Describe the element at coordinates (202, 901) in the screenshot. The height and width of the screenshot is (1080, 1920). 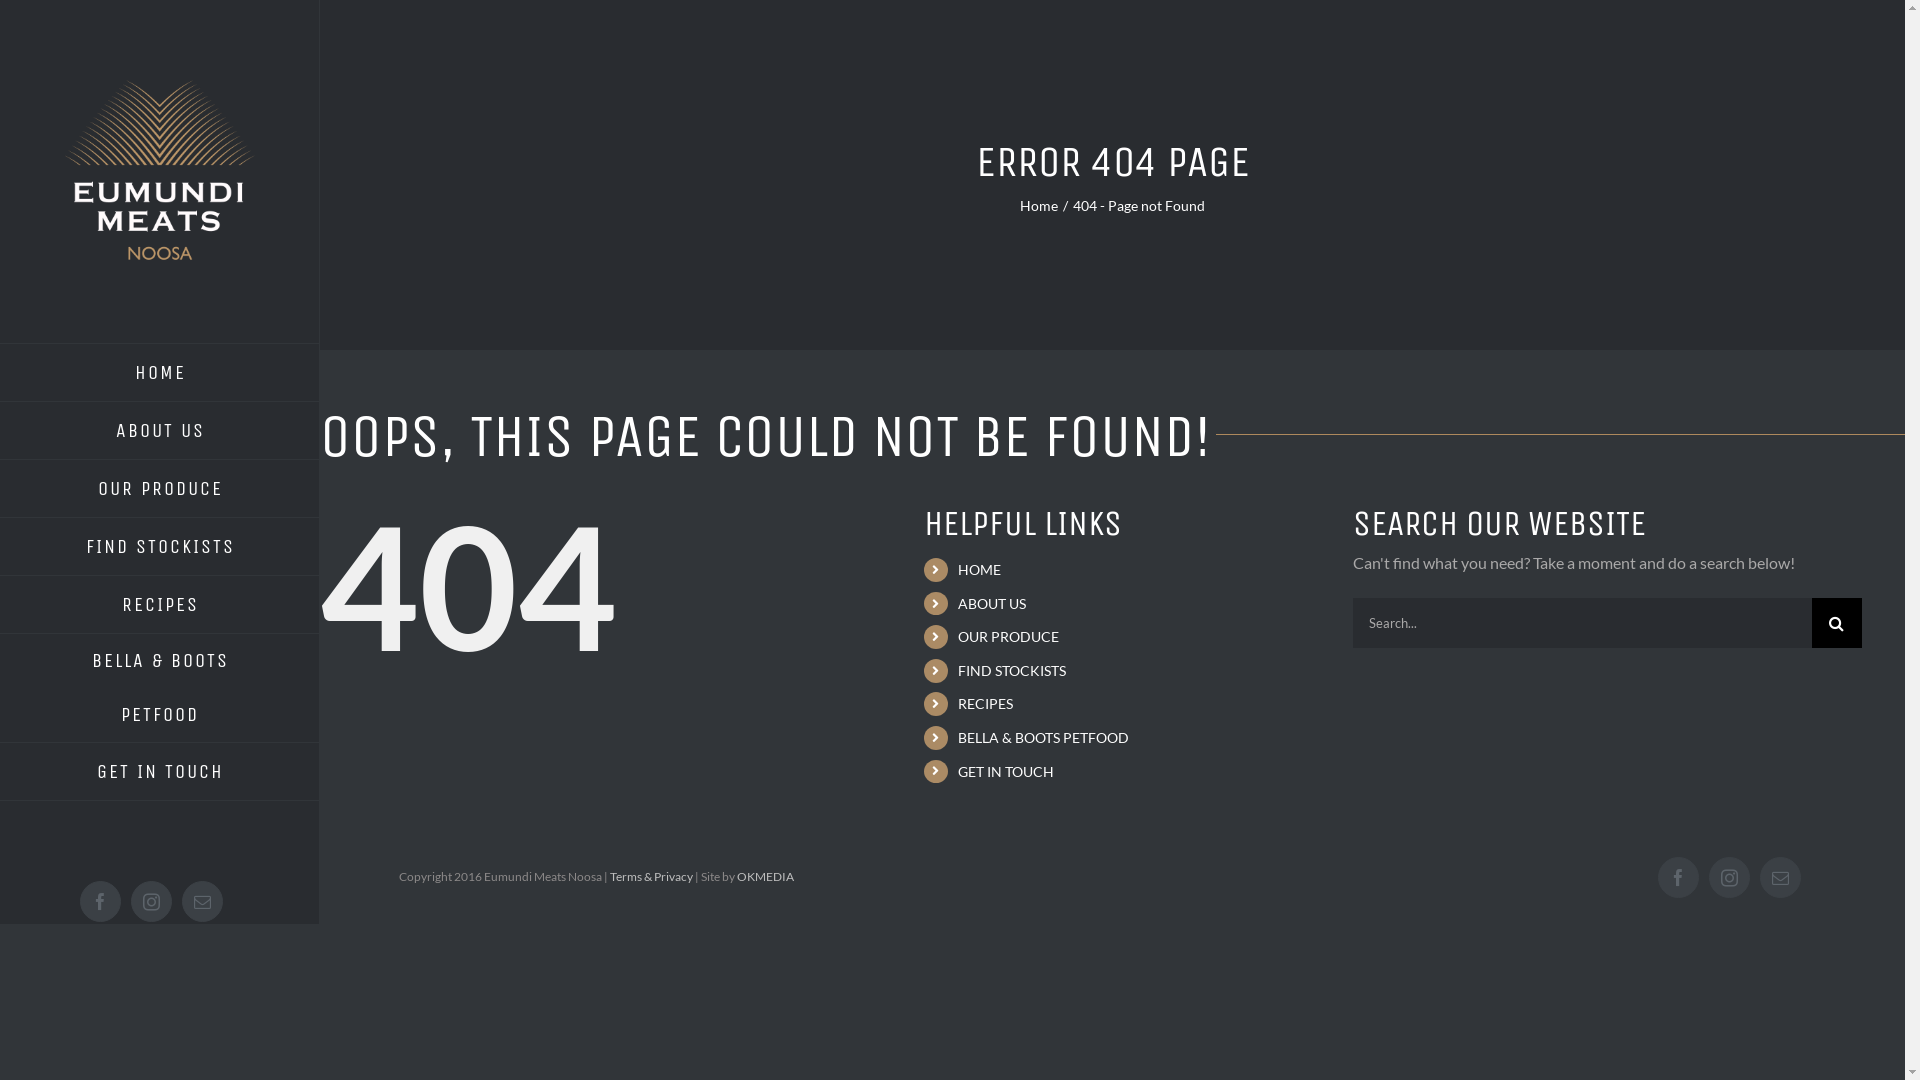
I see `'Email'` at that location.